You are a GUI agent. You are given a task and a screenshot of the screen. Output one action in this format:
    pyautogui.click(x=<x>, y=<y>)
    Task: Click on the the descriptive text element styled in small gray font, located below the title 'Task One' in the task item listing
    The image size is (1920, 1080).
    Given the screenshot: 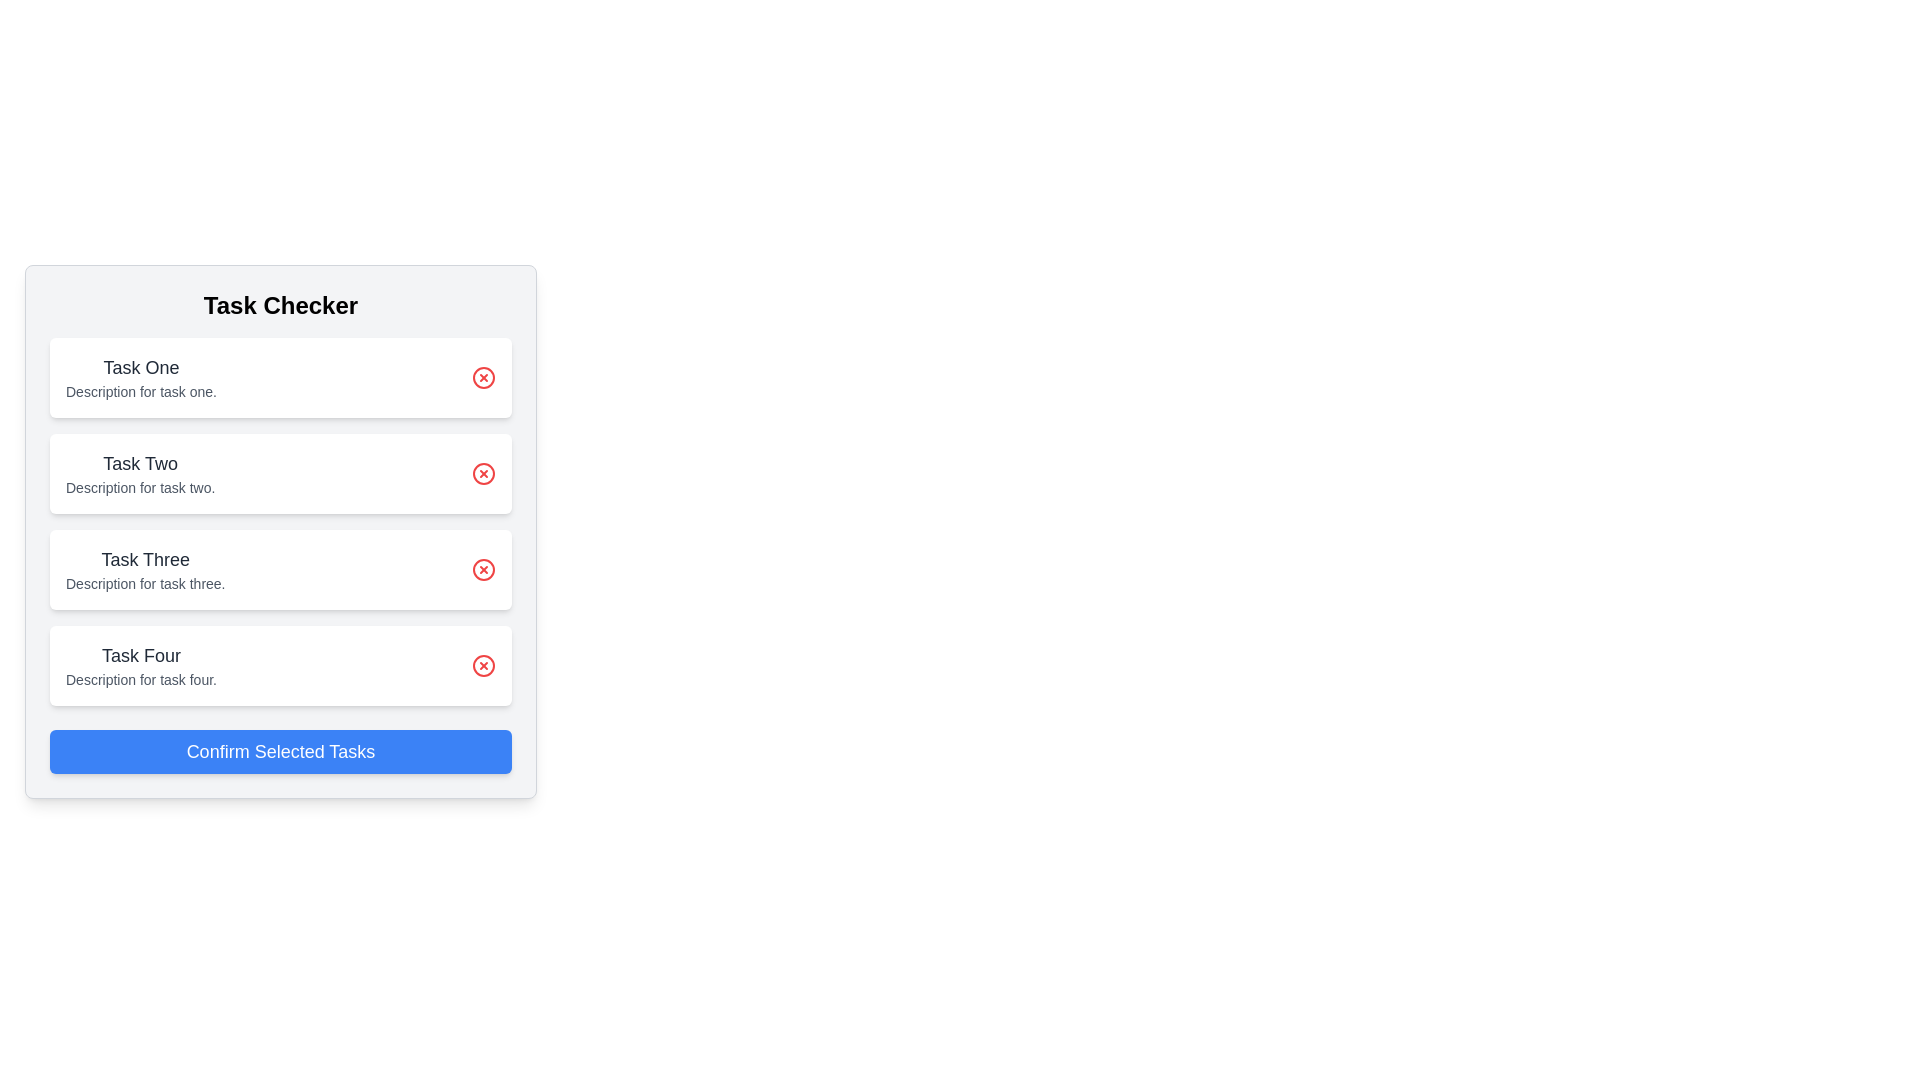 What is the action you would take?
    pyautogui.click(x=140, y=392)
    